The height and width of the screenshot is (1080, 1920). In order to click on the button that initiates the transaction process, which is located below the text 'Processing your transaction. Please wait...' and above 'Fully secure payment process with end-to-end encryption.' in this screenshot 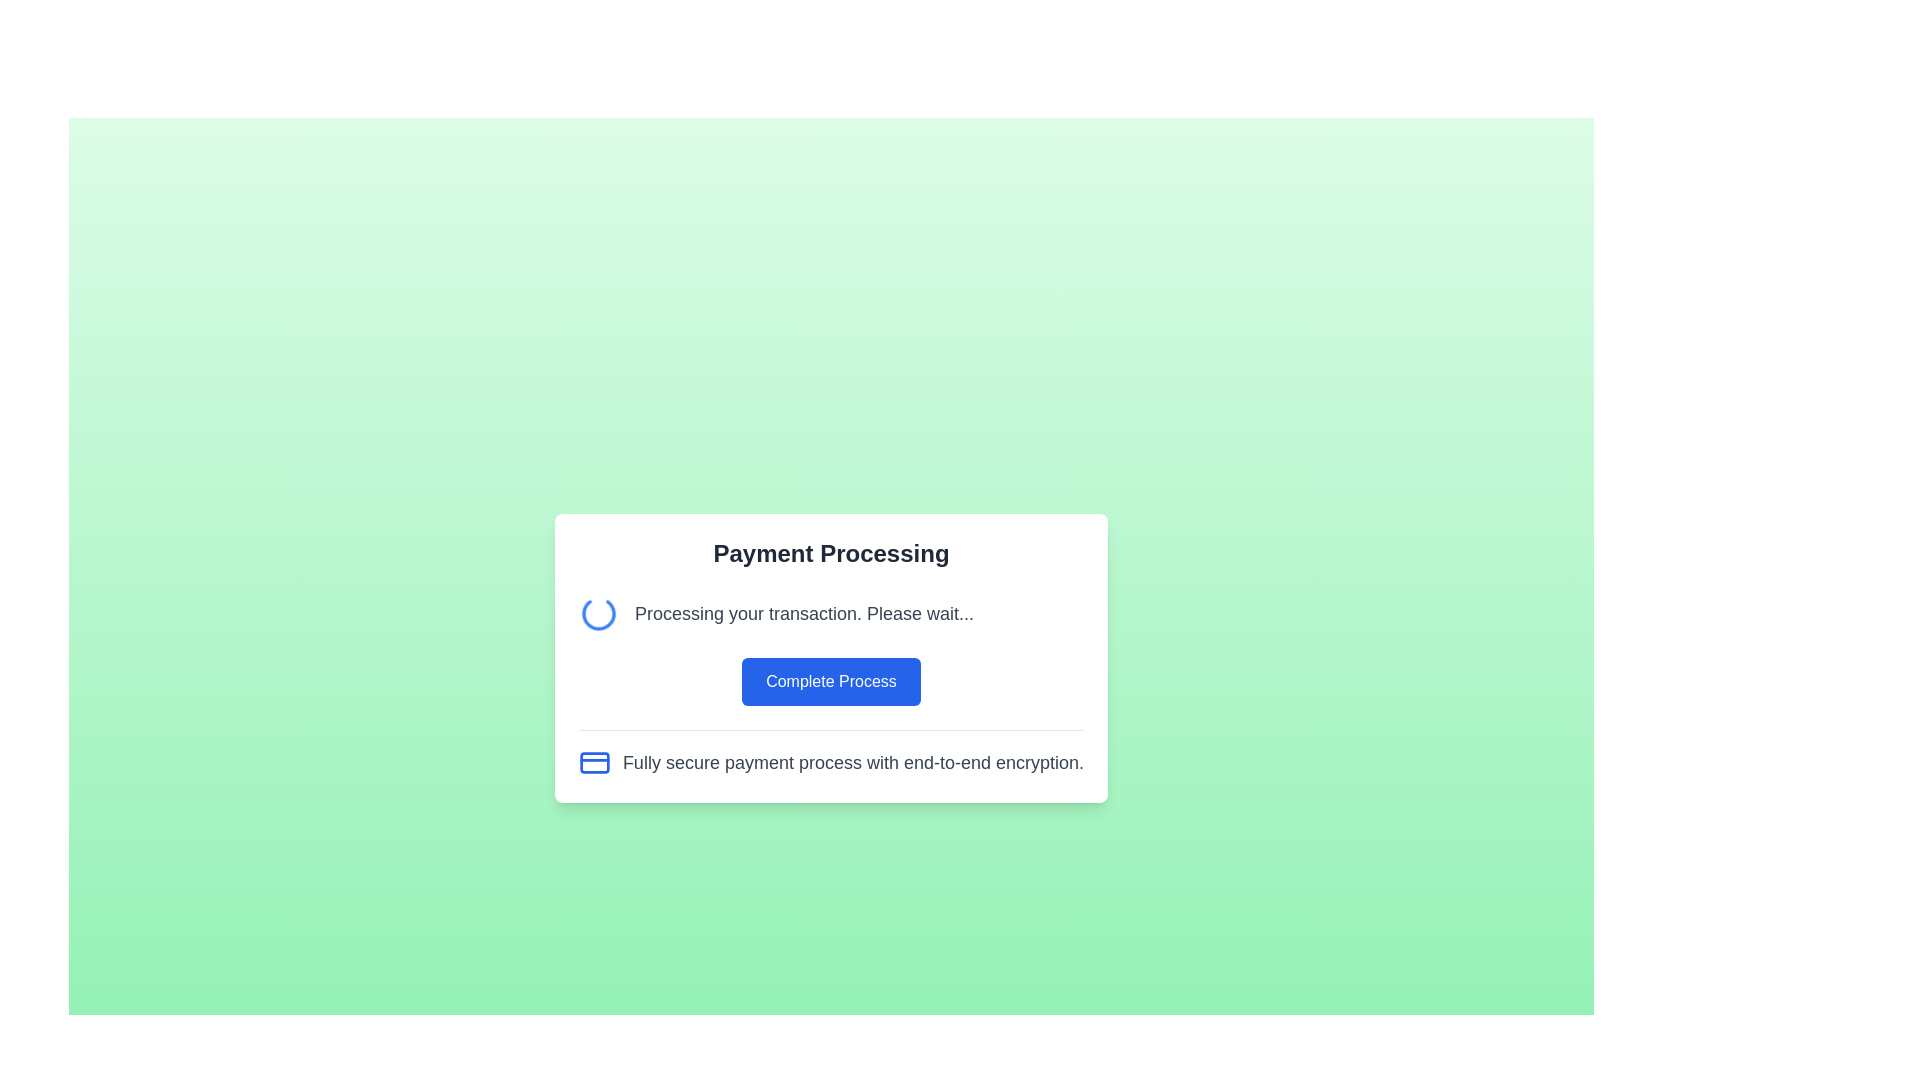, I will do `click(831, 680)`.